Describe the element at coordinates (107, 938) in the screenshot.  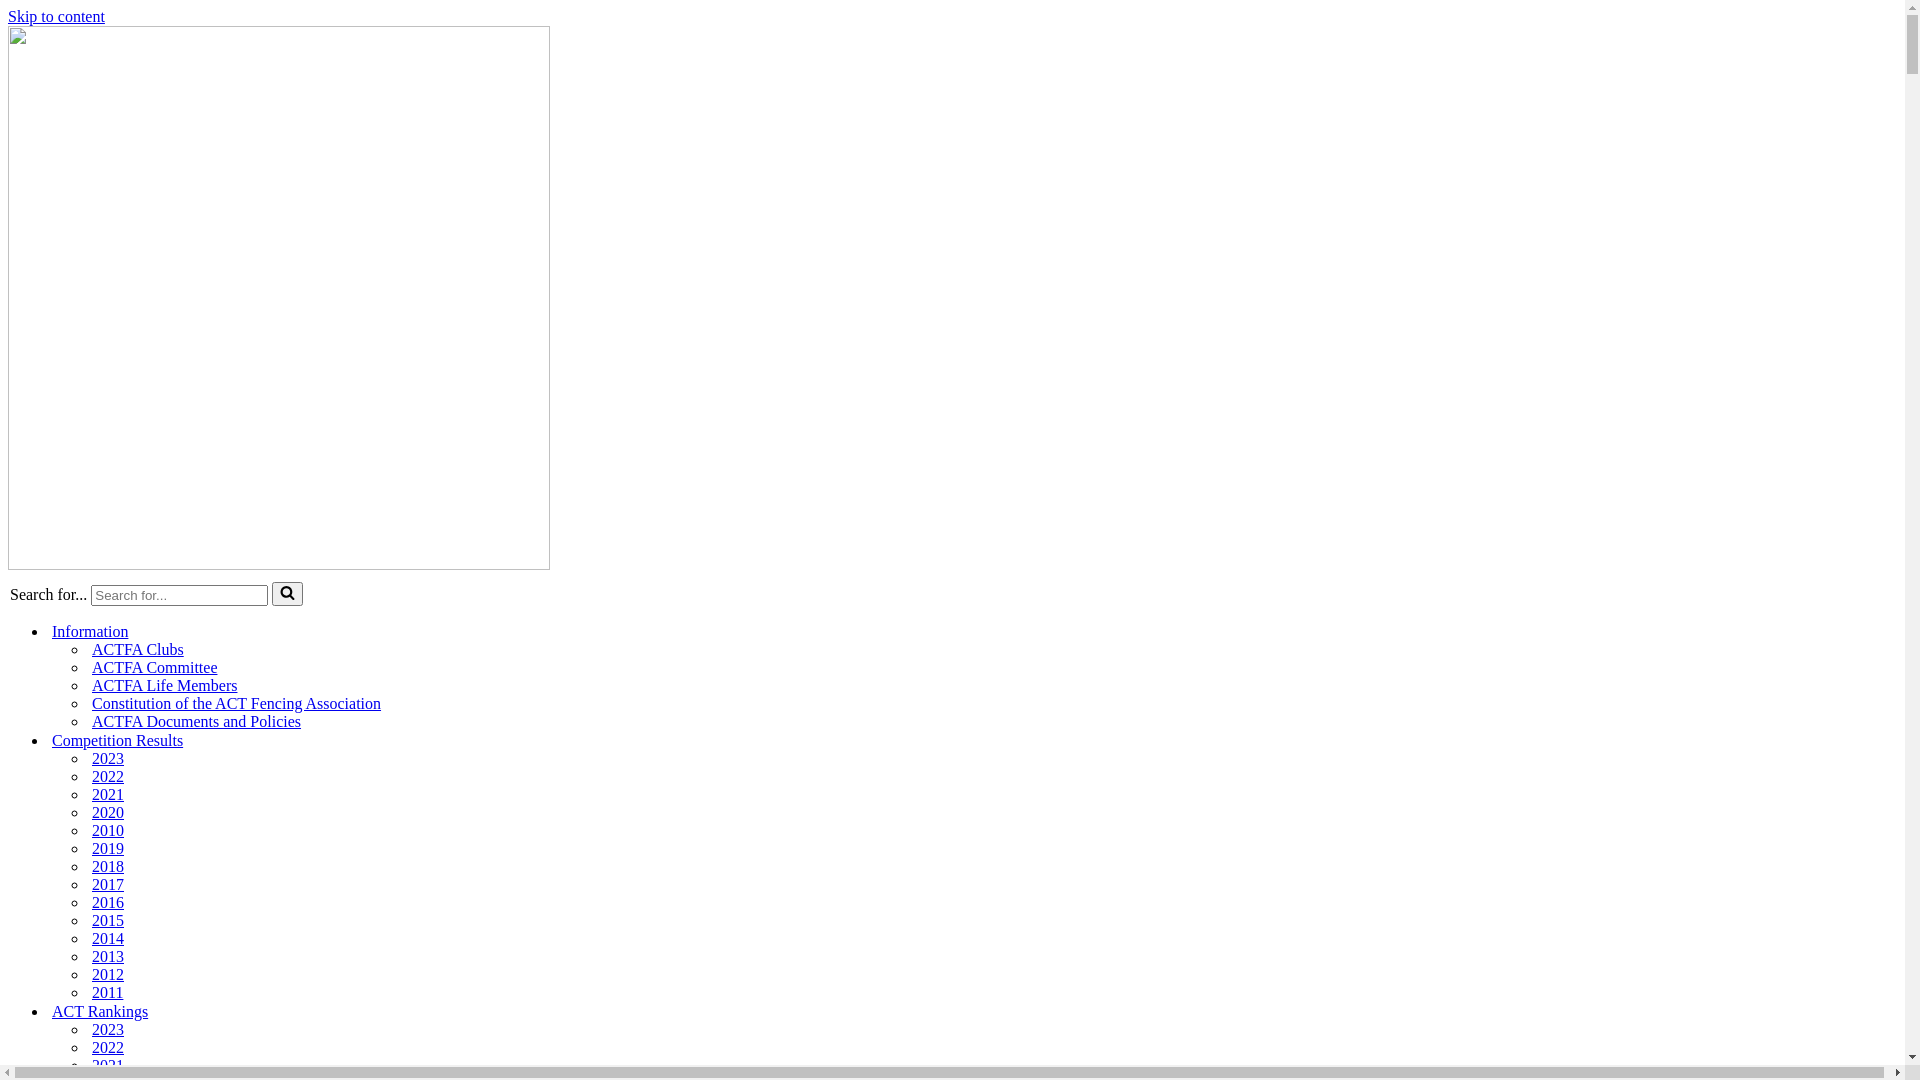
I see `'2014'` at that location.